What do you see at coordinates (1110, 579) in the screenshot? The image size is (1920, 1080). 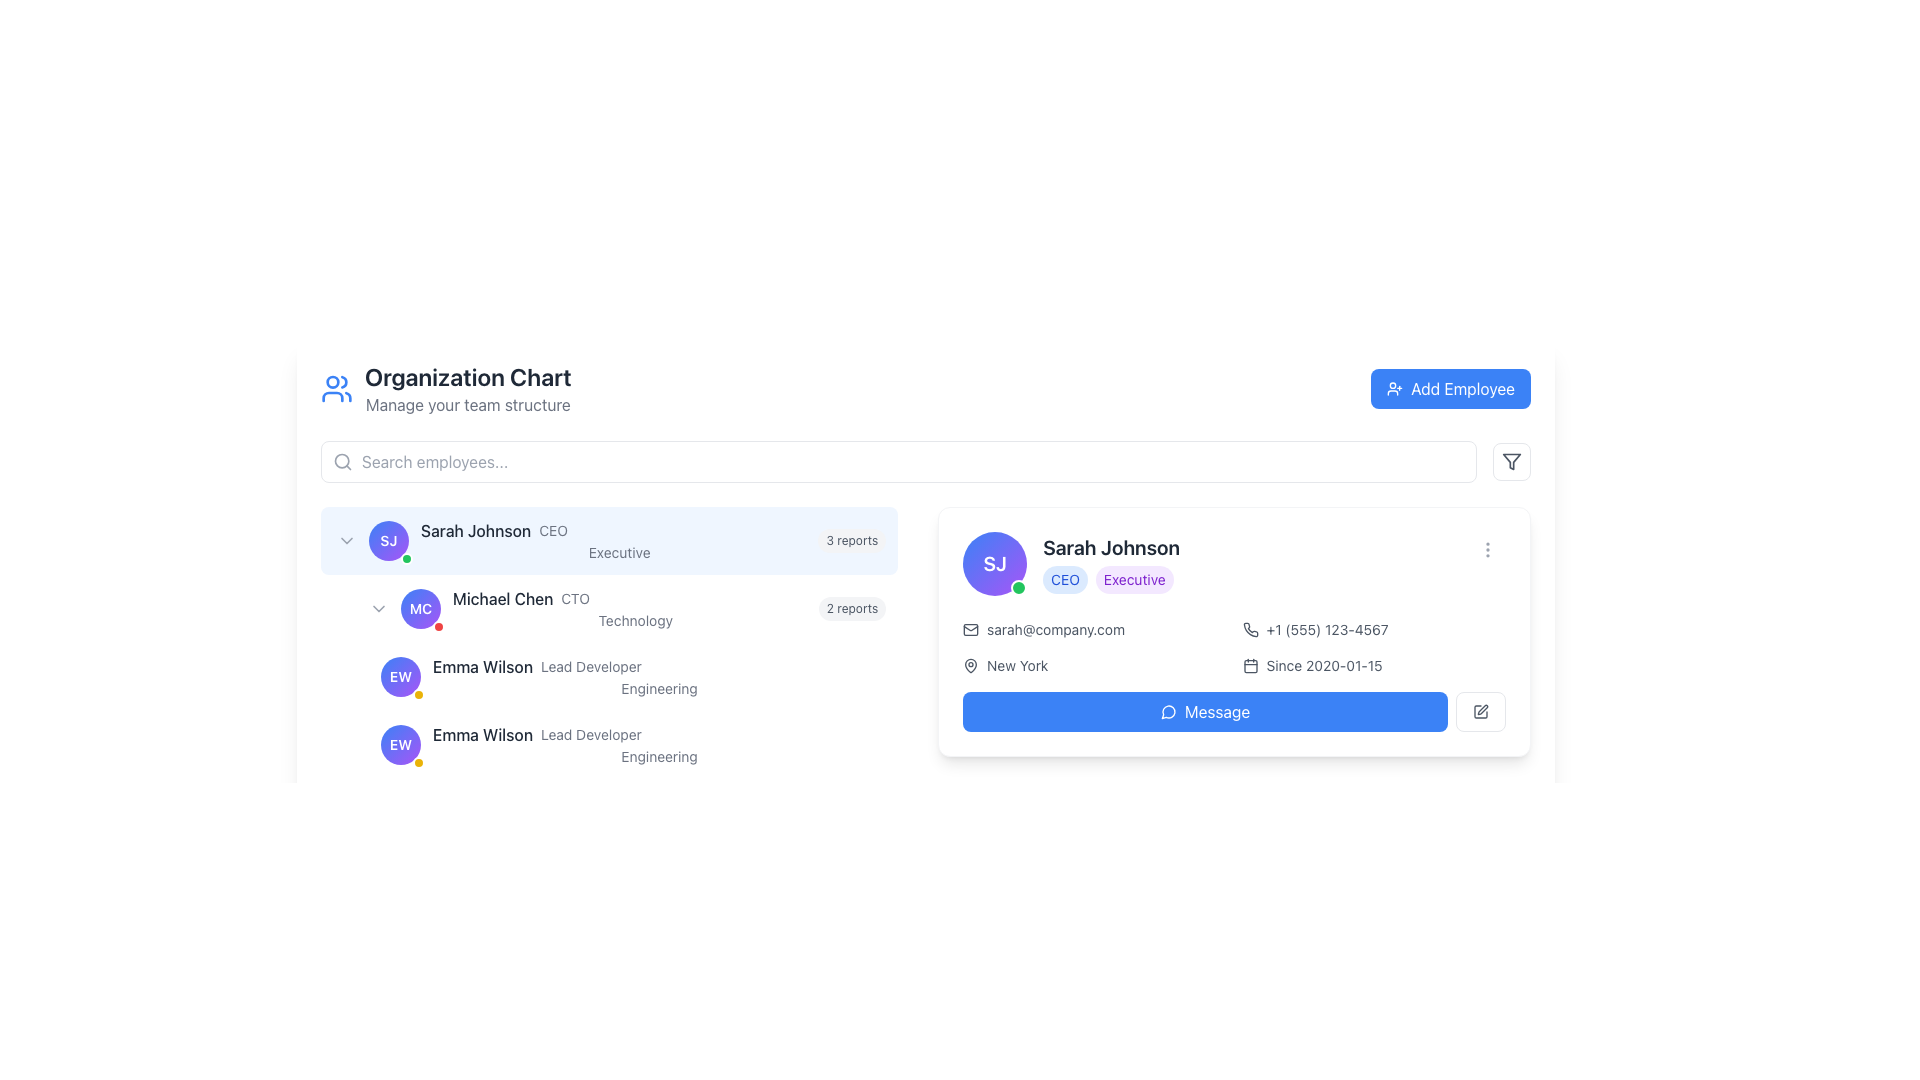 I see `text from the badges labeled 'CEO' and 'Executive', which are styled as rounded badges and located under the name 'Sarah Johnson' in the detailed information card` at bounding box center [1110, 579].